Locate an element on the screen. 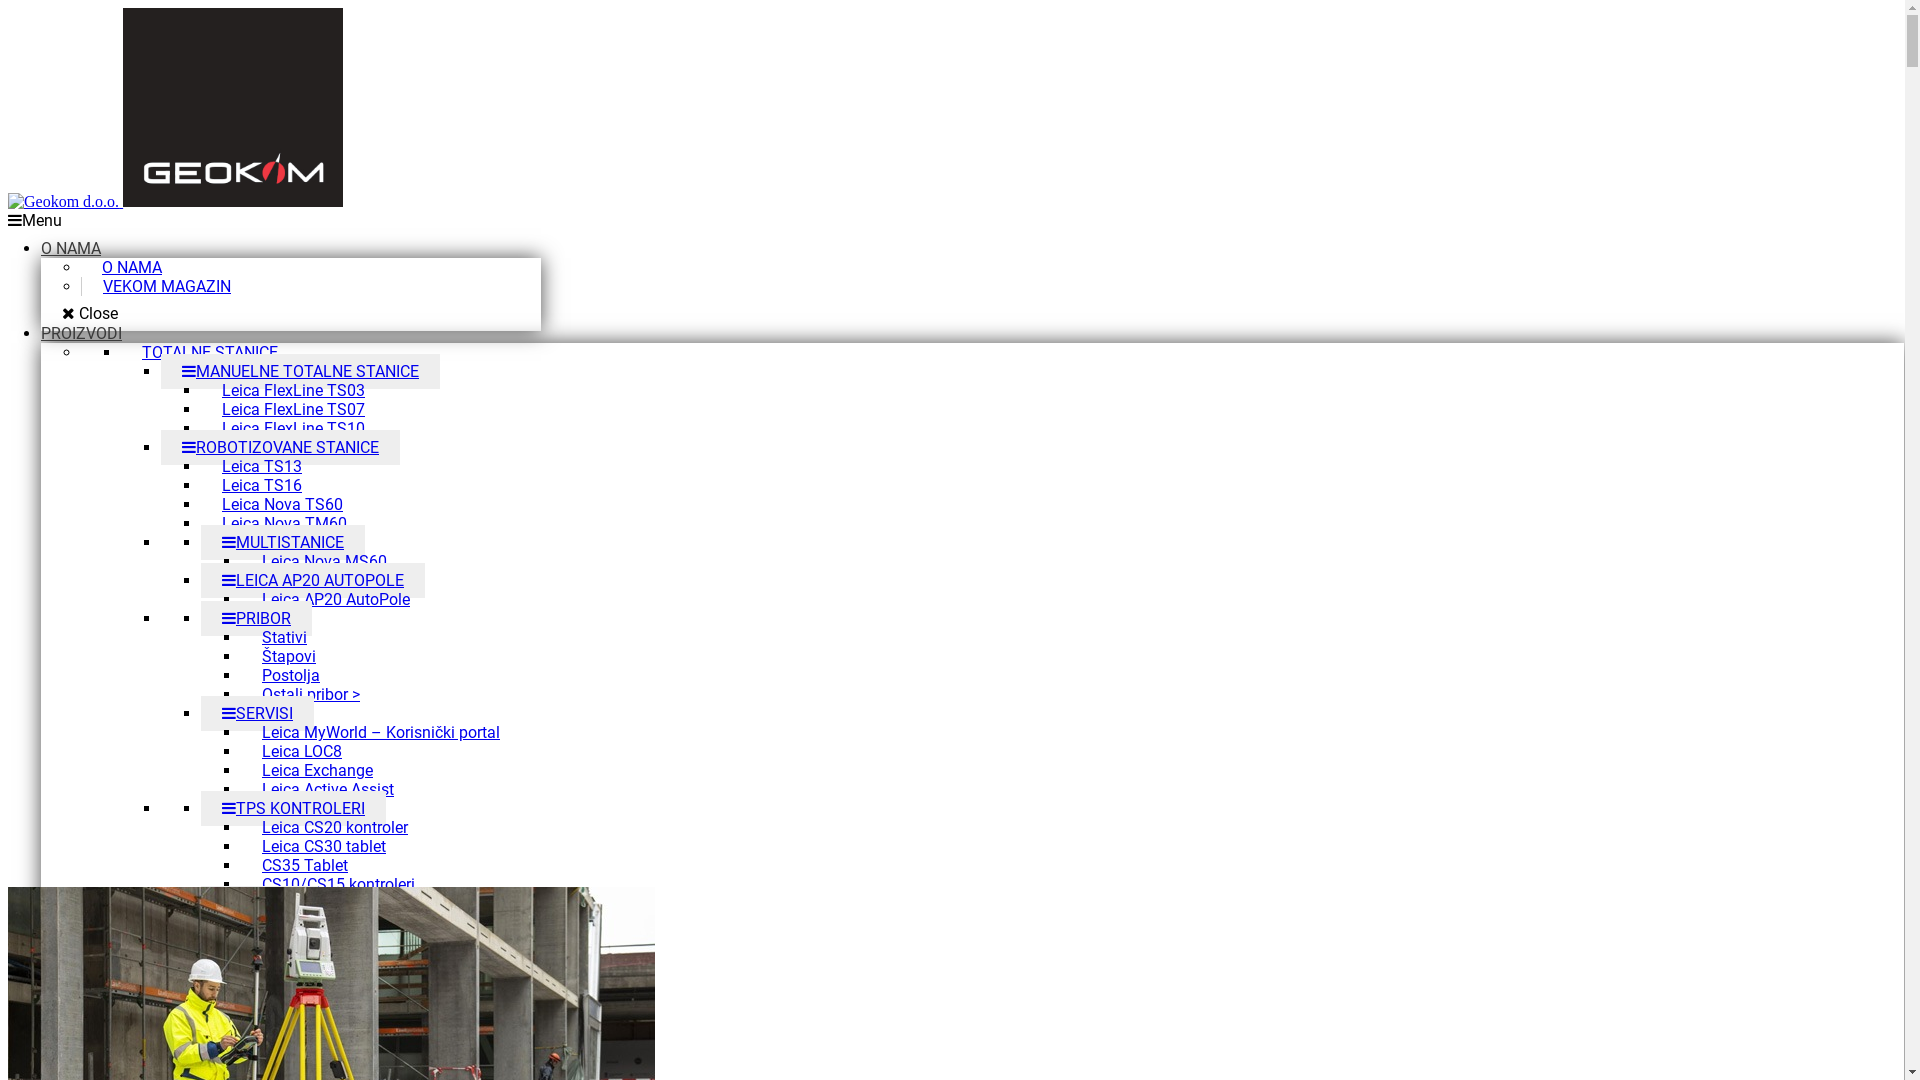 This screenshot has height=1080, width=1920. 'Ostali pribor >' is located at coordinates (310, 693).